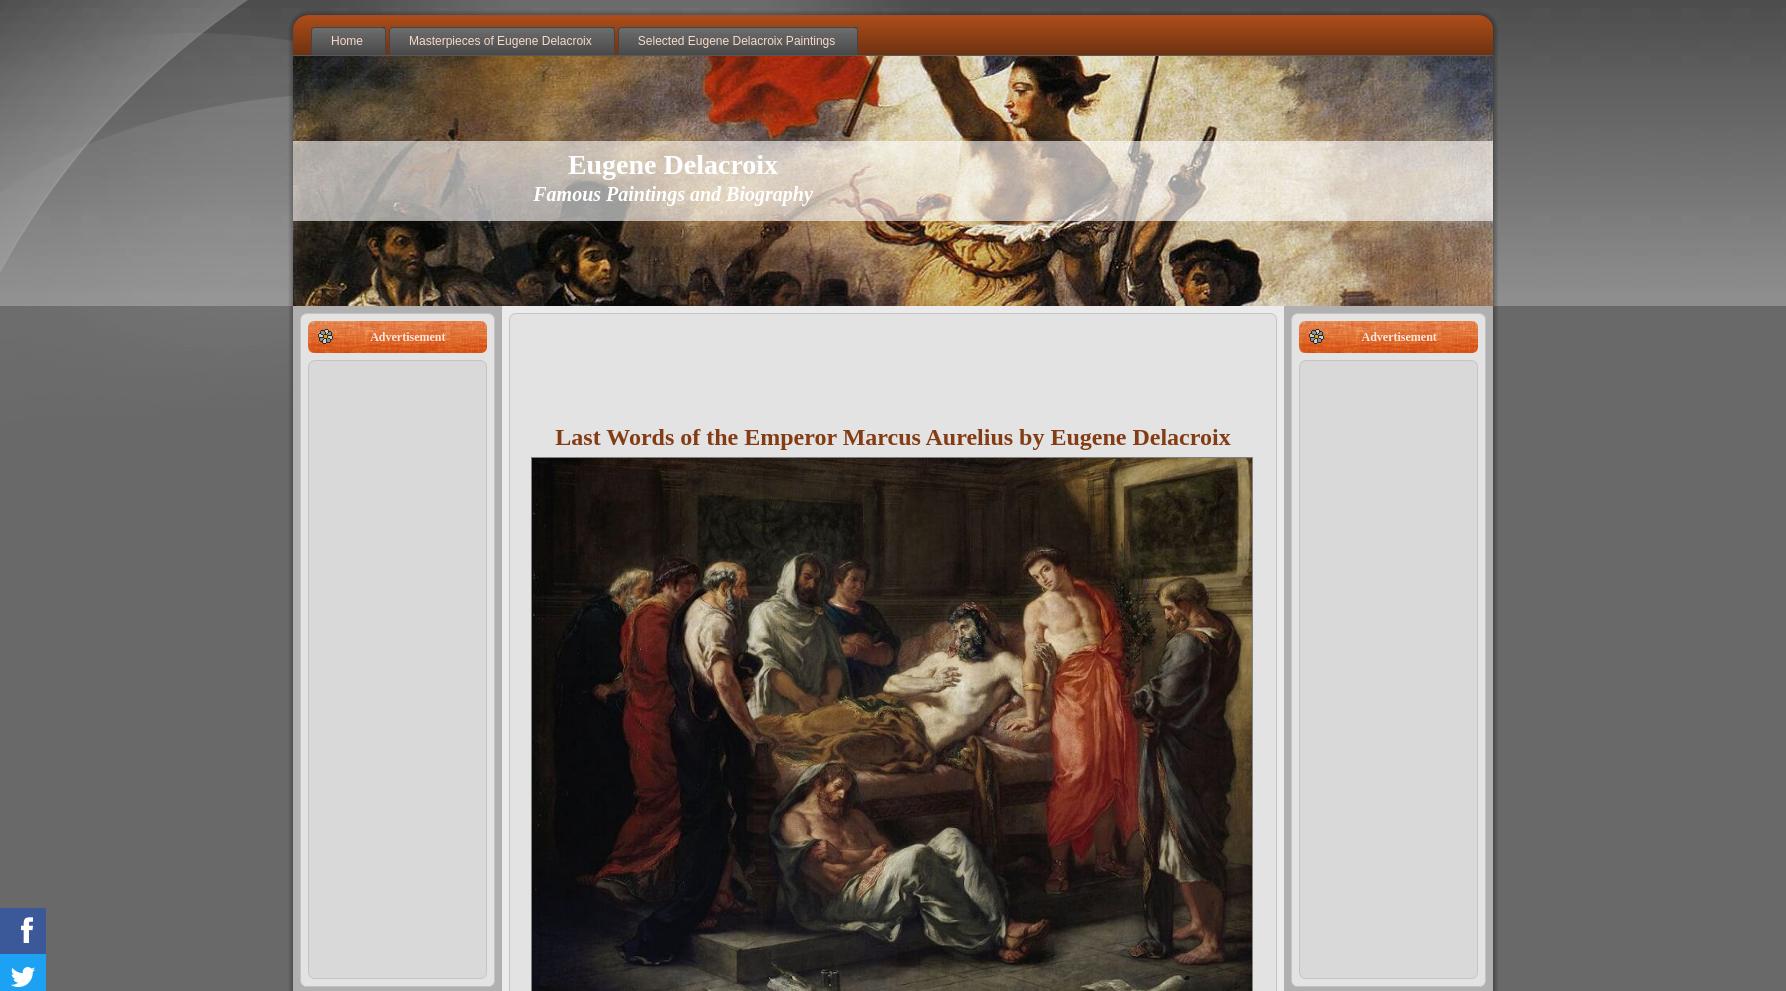  I want to click on 'Last Words of the Emperor Marcus Aurelius by Eugene Delacroix', so click(891, 436).